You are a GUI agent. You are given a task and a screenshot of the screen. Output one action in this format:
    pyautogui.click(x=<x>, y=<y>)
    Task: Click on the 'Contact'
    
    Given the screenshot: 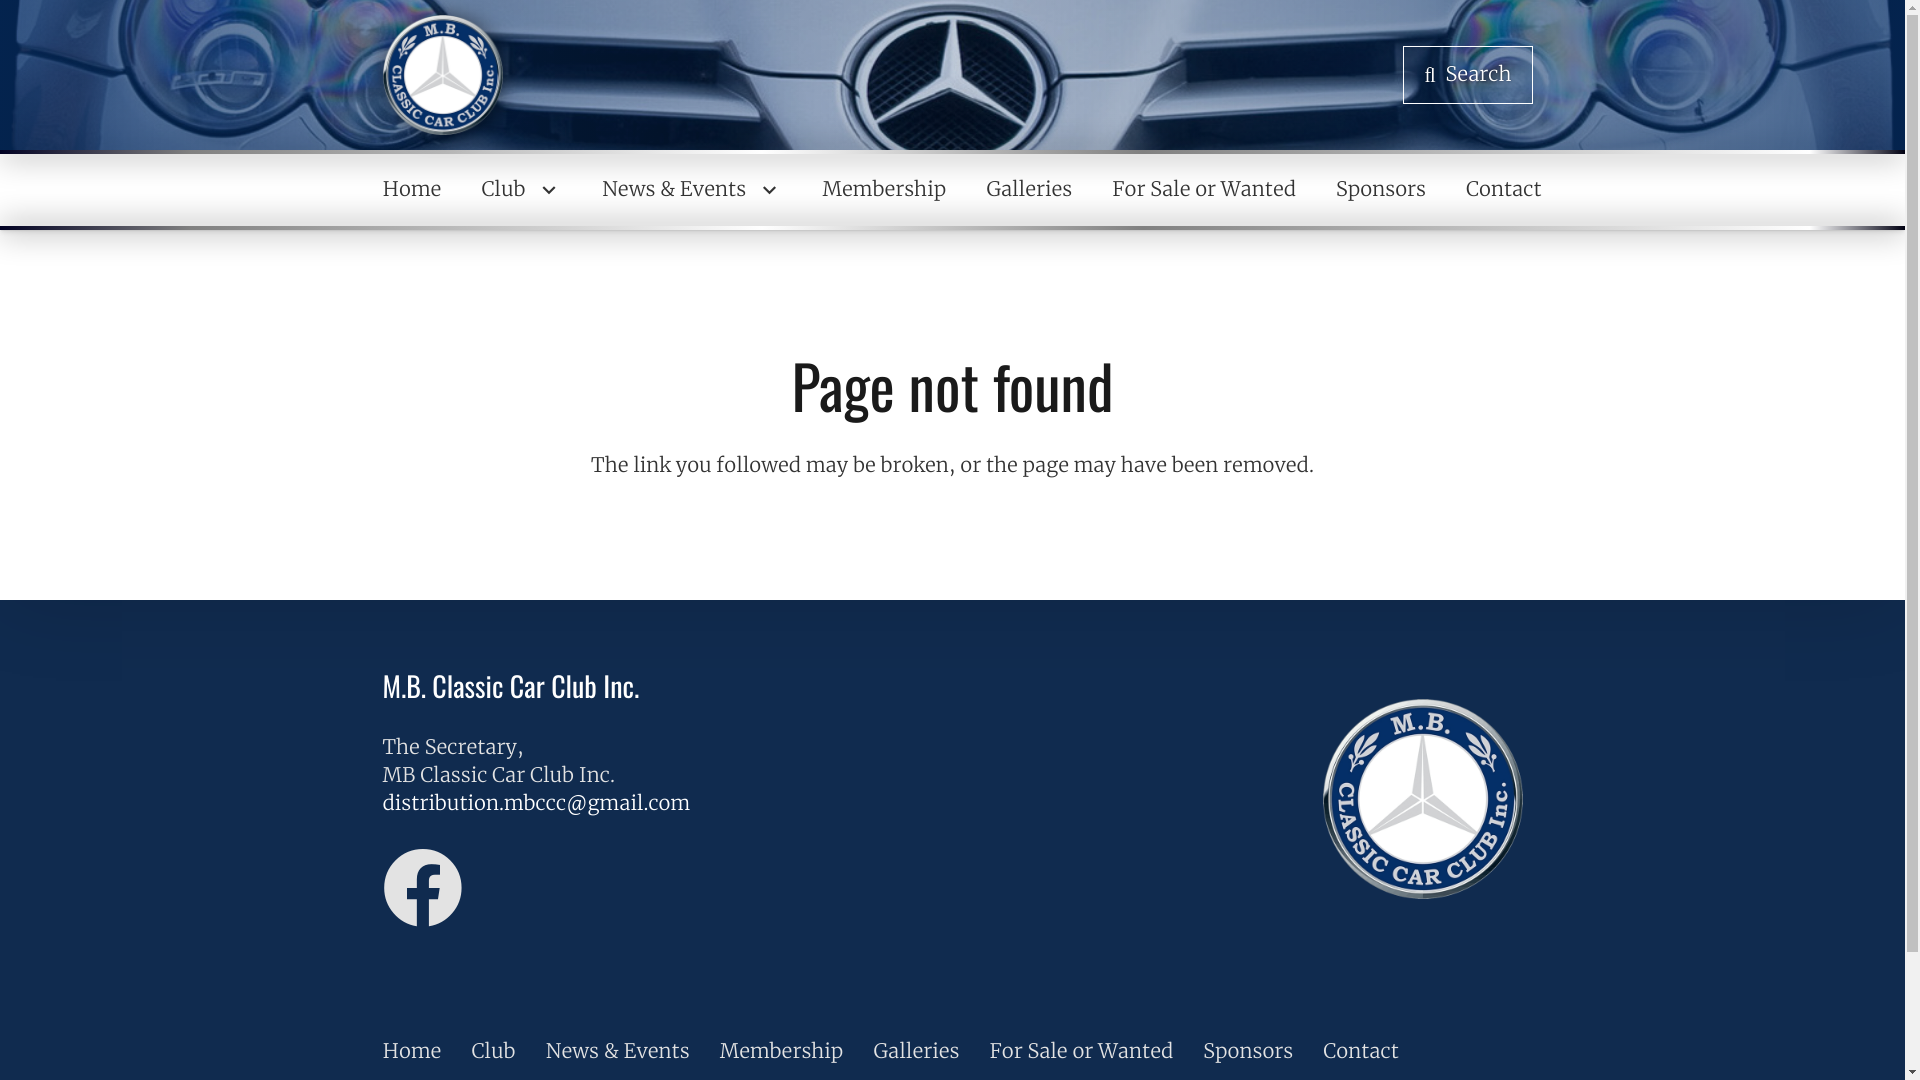 What is the action you would take?
    pyautogui.click(x=1445, y=189)
    